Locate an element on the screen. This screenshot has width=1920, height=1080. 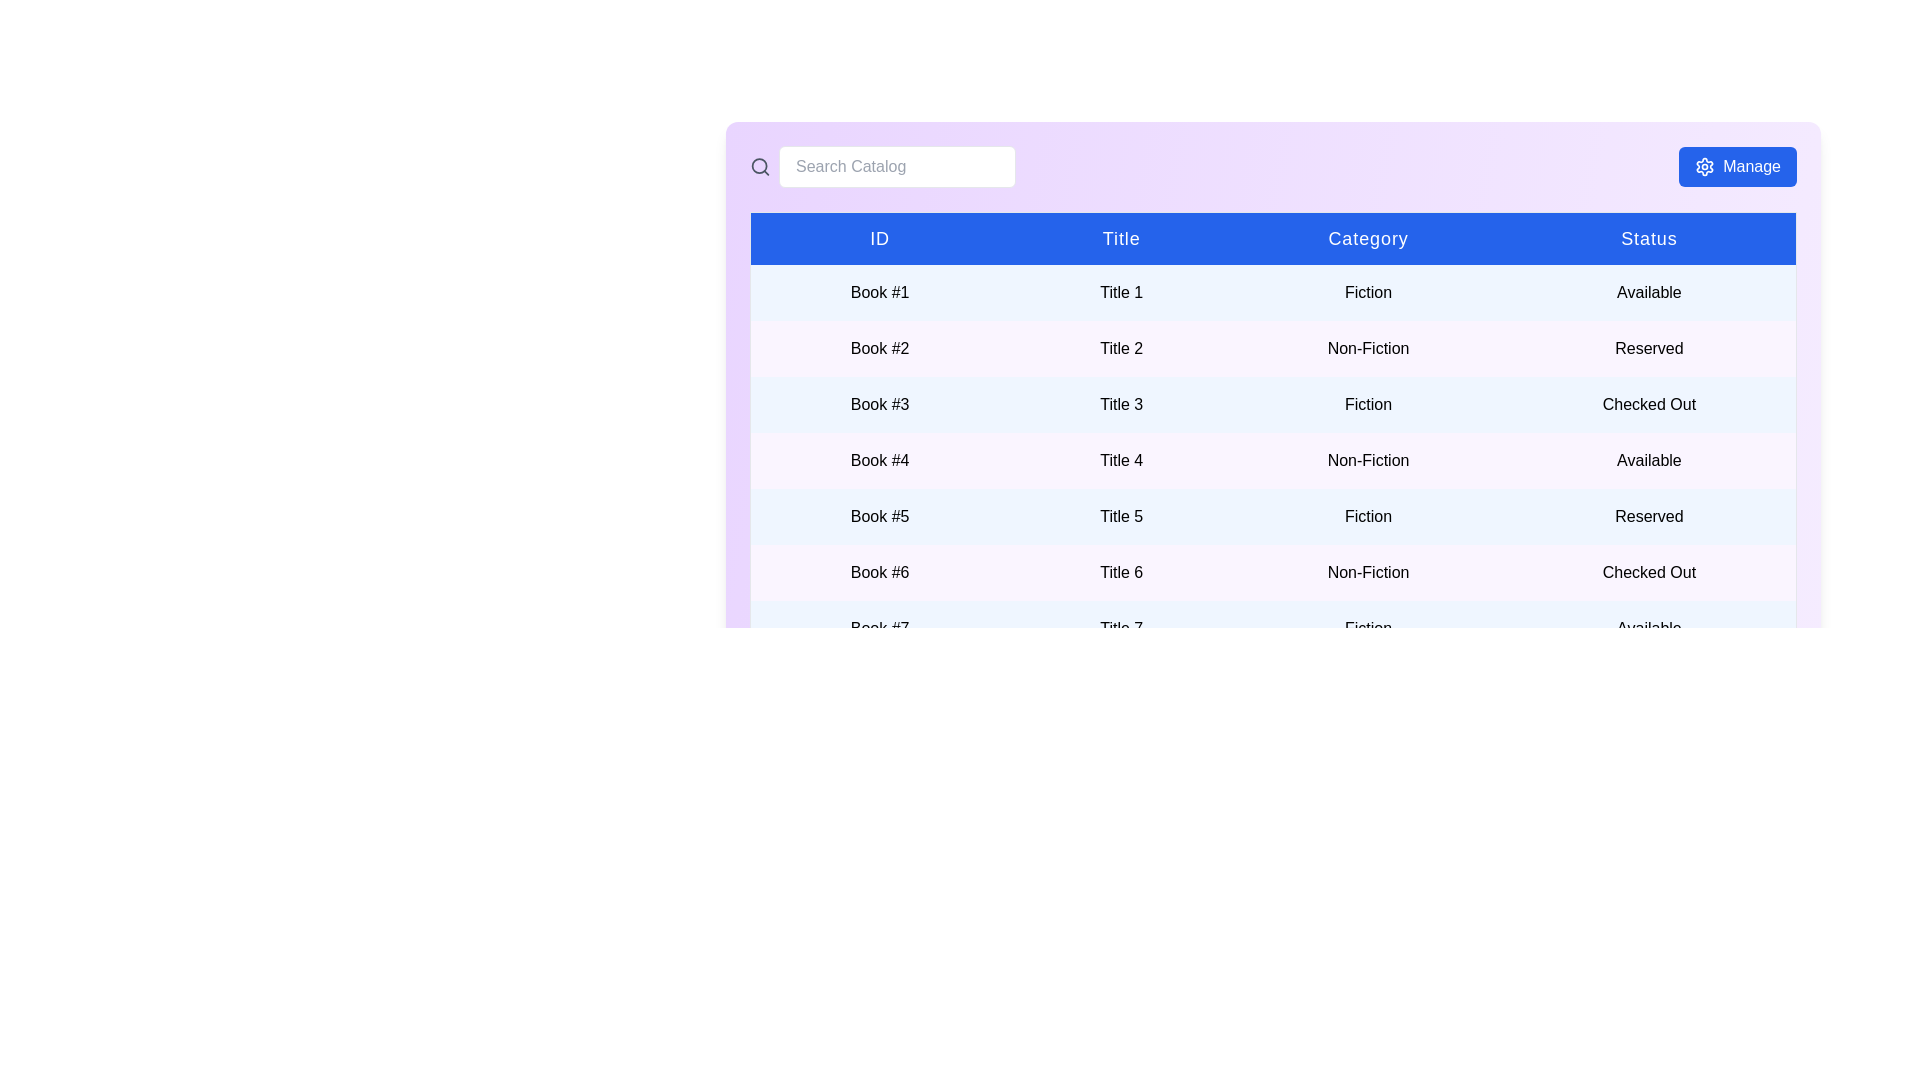
the column header to sort the table by Category is located at coordinates (1367, 237).